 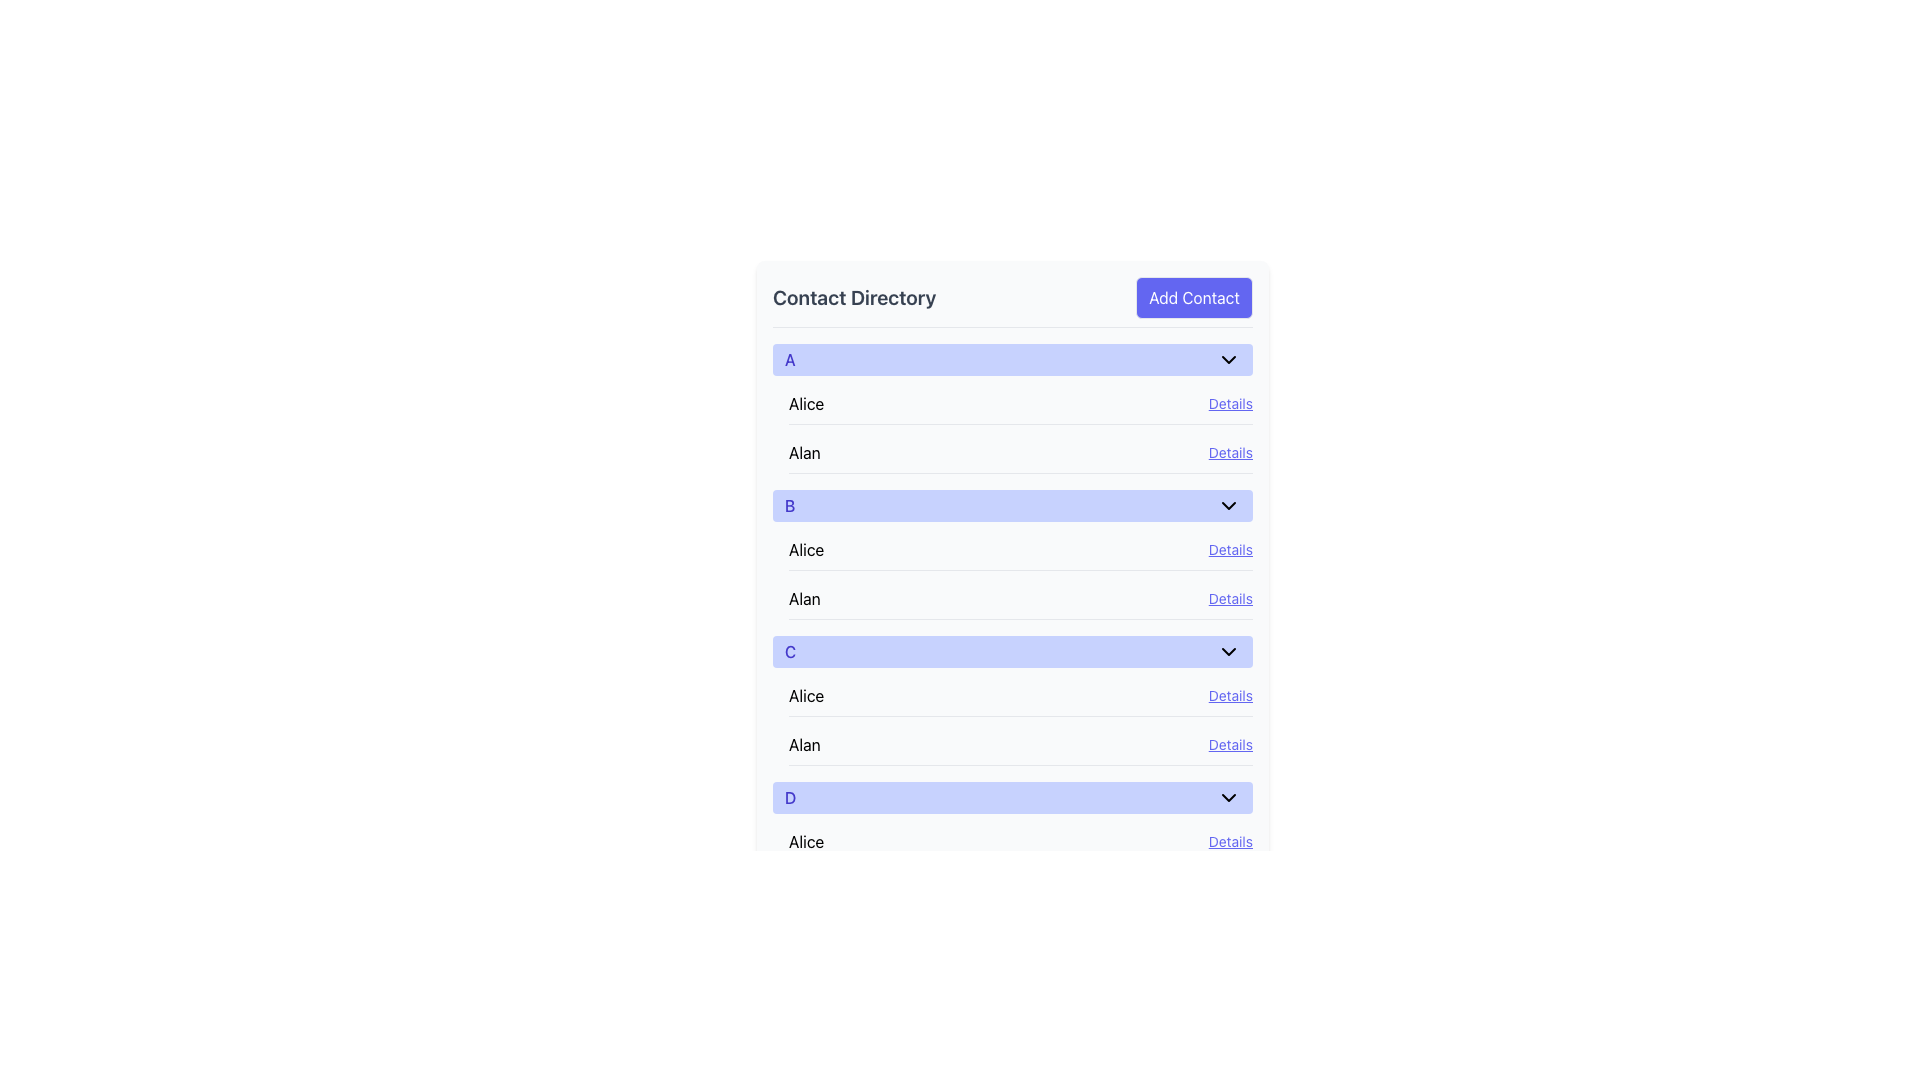 What do you see at coordinates (1229, 404) in the screenshot?
I see `the 'Details' hyperlink, which is styled with small indigo font and underlined text, located in the right portion of the row that displays the name 'Alice'` at bounding box center [1229, 404].